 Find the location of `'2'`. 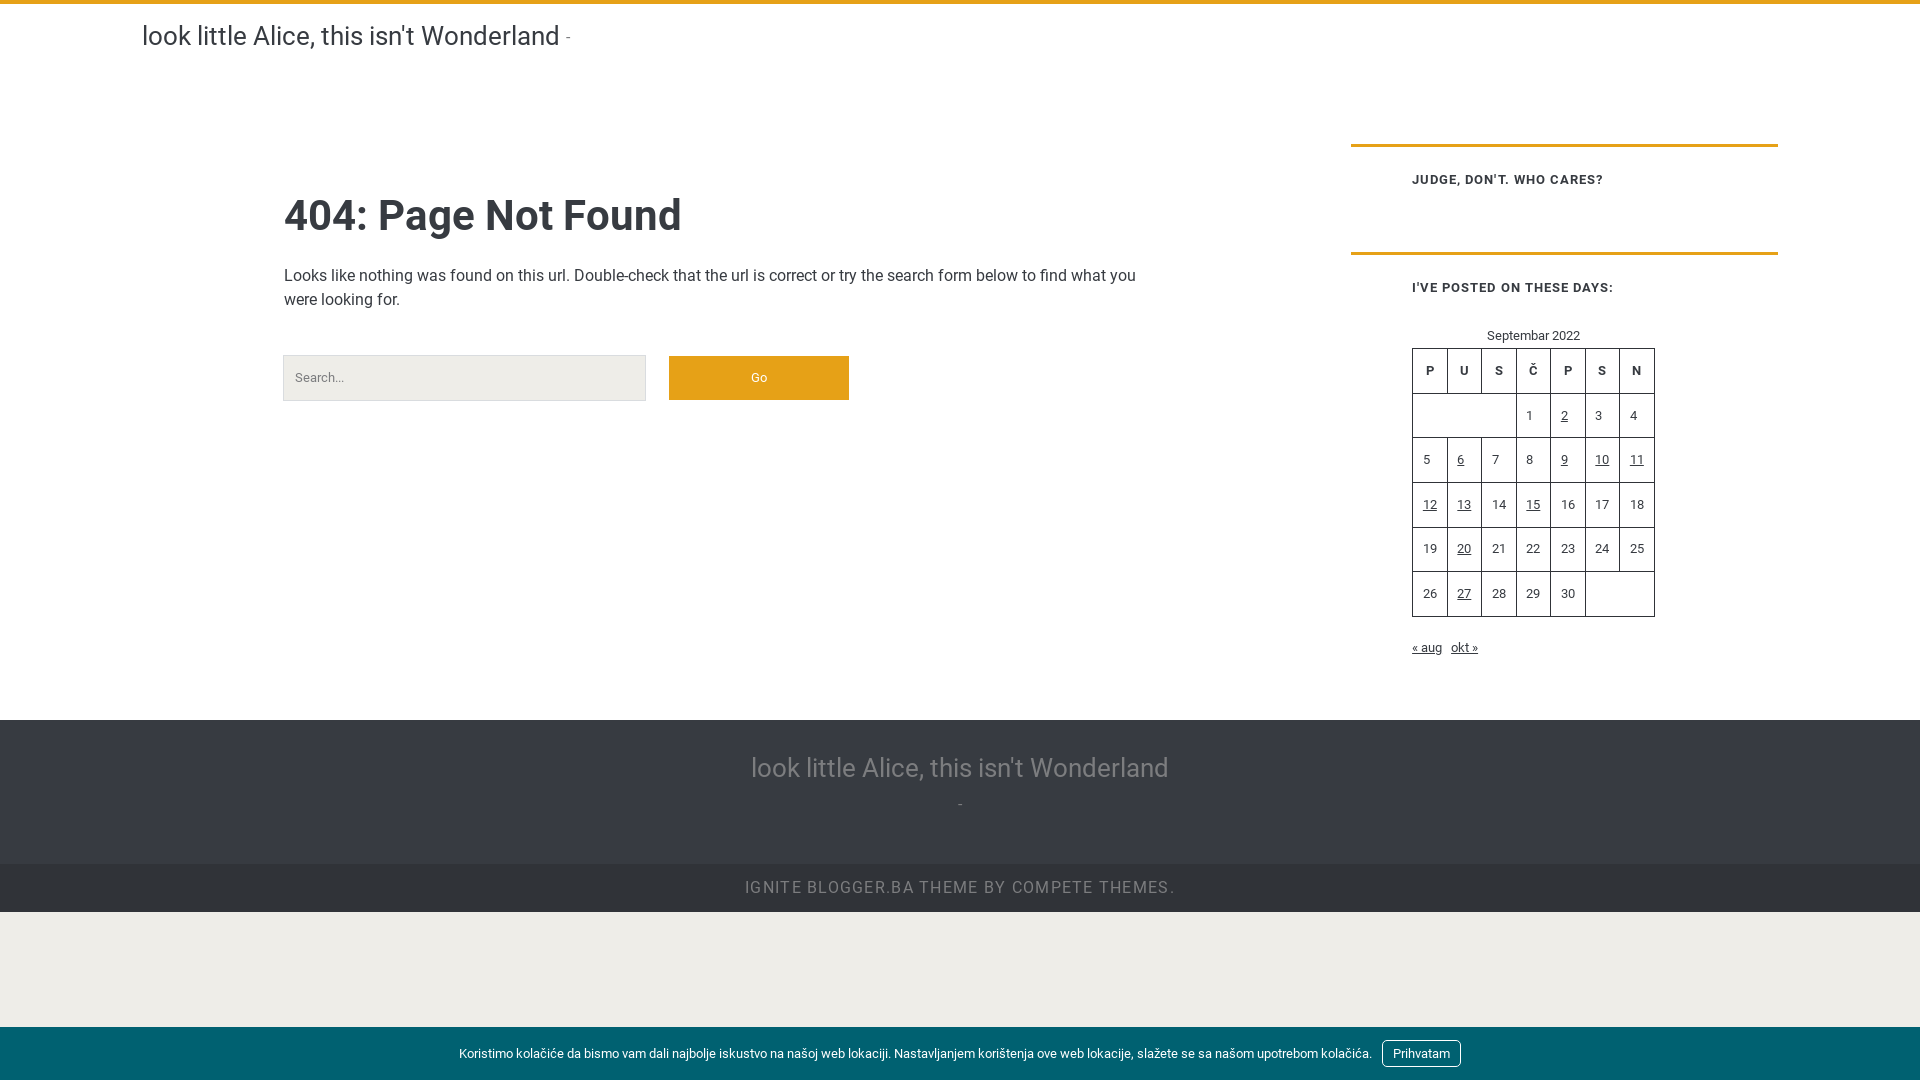

'2' is located at coordinates (1563, 414).